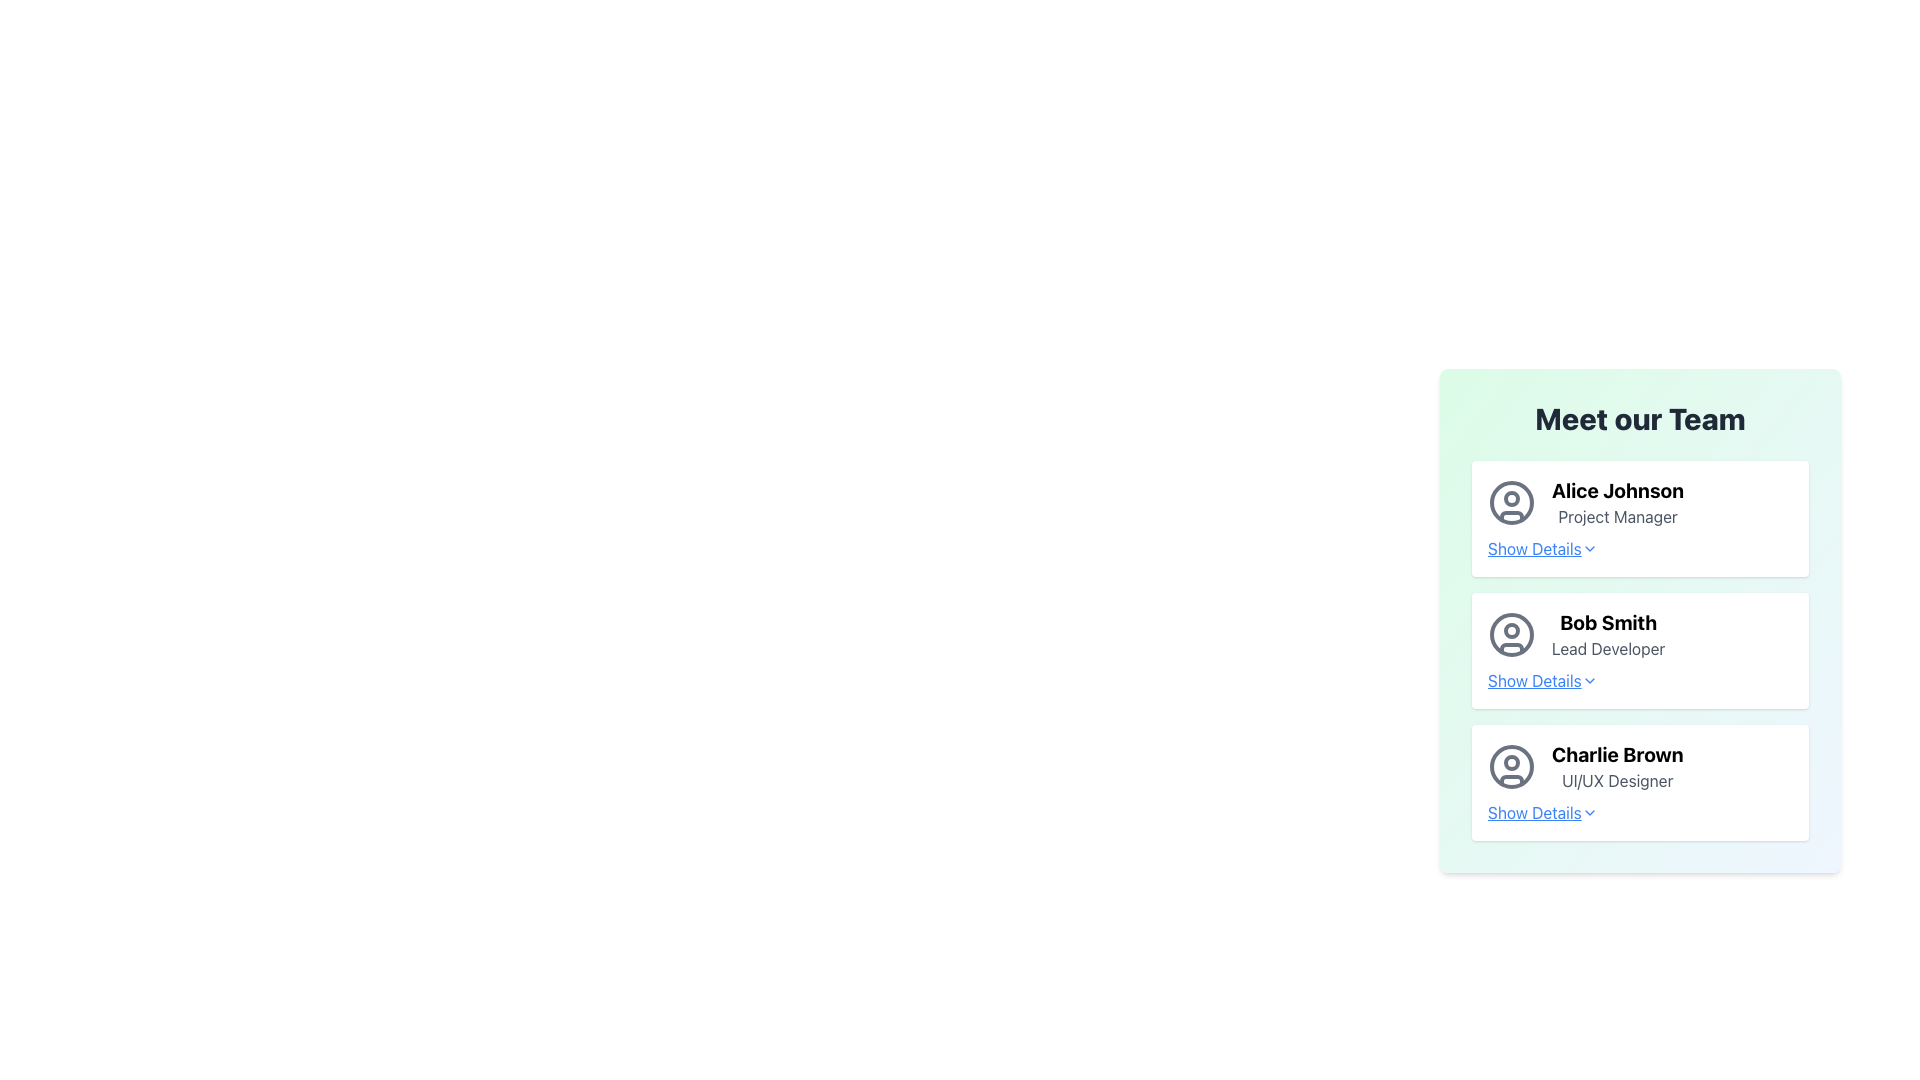 Image resolution: width=1920 pixels, height=1080 pixels. I want to click on the user profile icon for 'Bob Smith,' which is a circular gray icon located at the top-left of the card, representing the 'Lead Developer.', so click(1512, 635).